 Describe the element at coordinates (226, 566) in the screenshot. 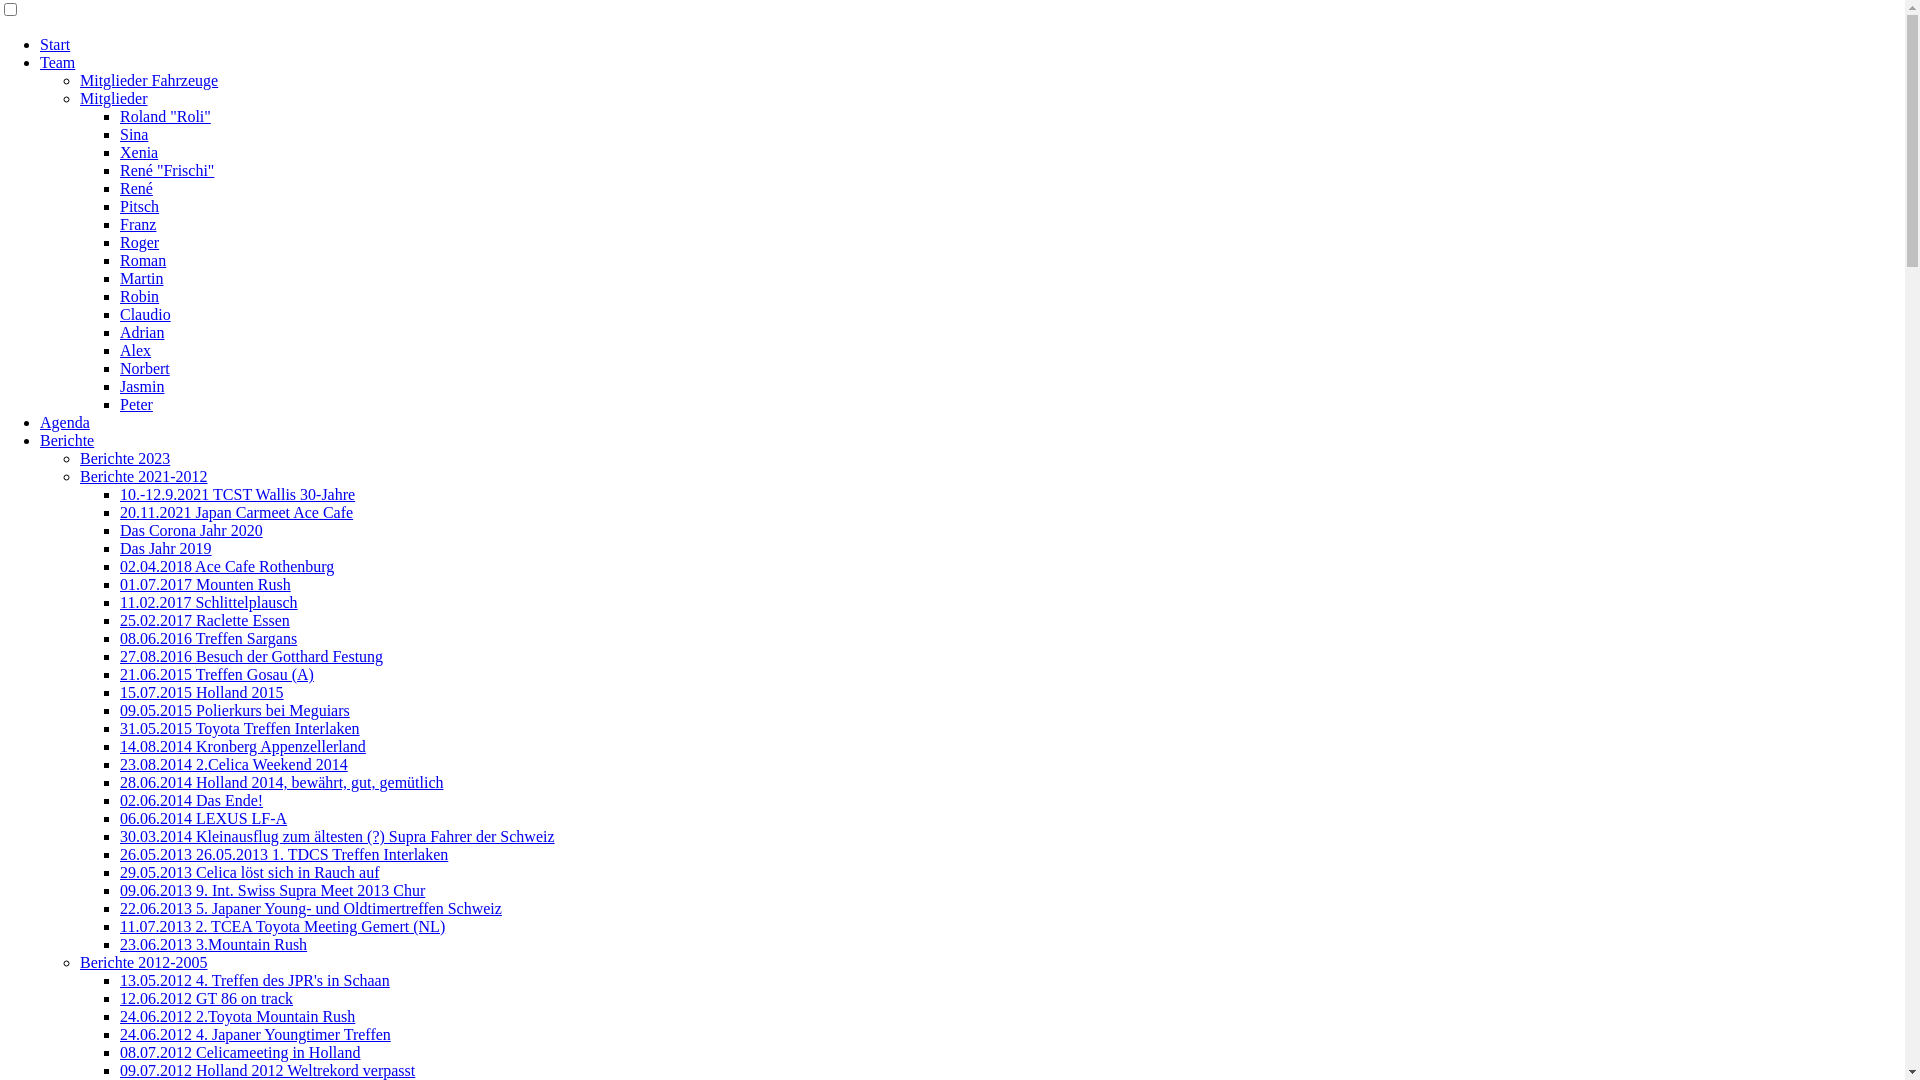

I see `'02.04.2018 Ace Cafe Rothenburg'` at that location.